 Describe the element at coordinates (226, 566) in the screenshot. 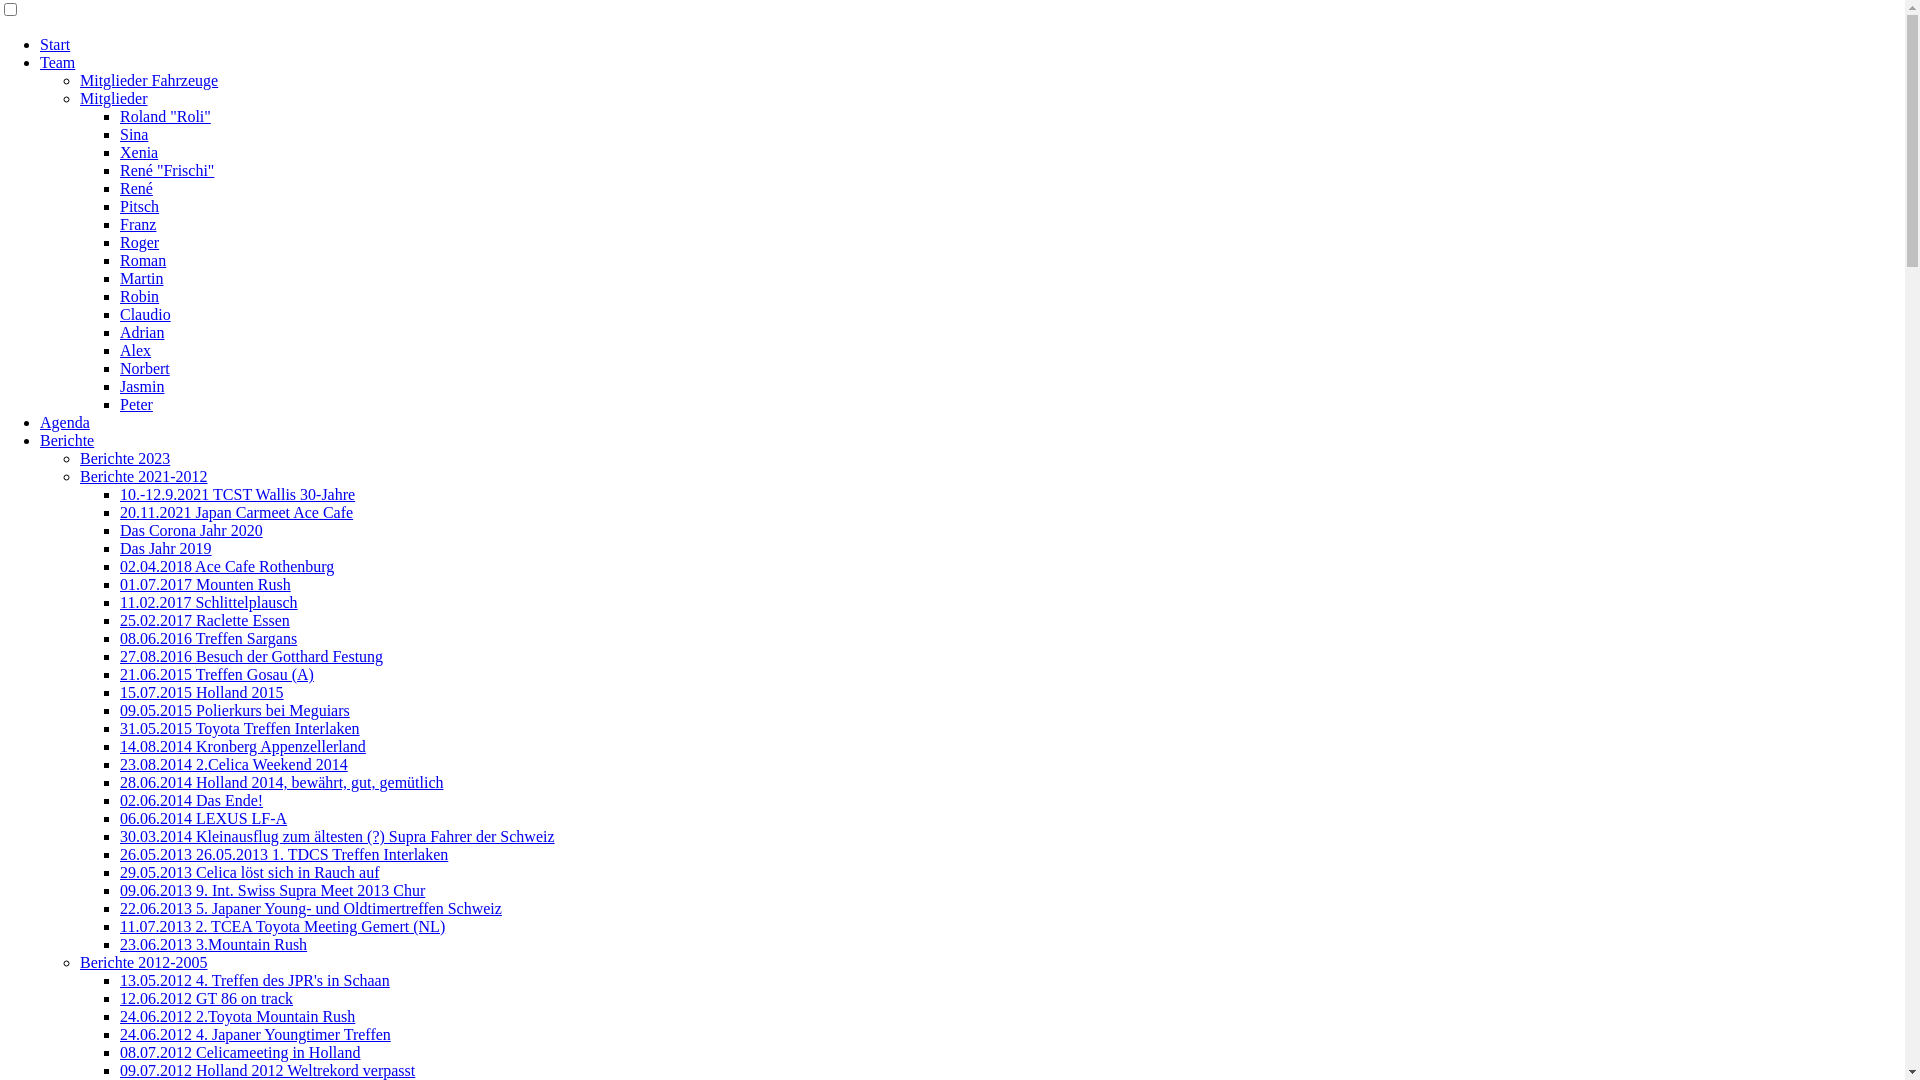

I see `'02.04.2018 Ace Cafe Rothenburg'` at that location.